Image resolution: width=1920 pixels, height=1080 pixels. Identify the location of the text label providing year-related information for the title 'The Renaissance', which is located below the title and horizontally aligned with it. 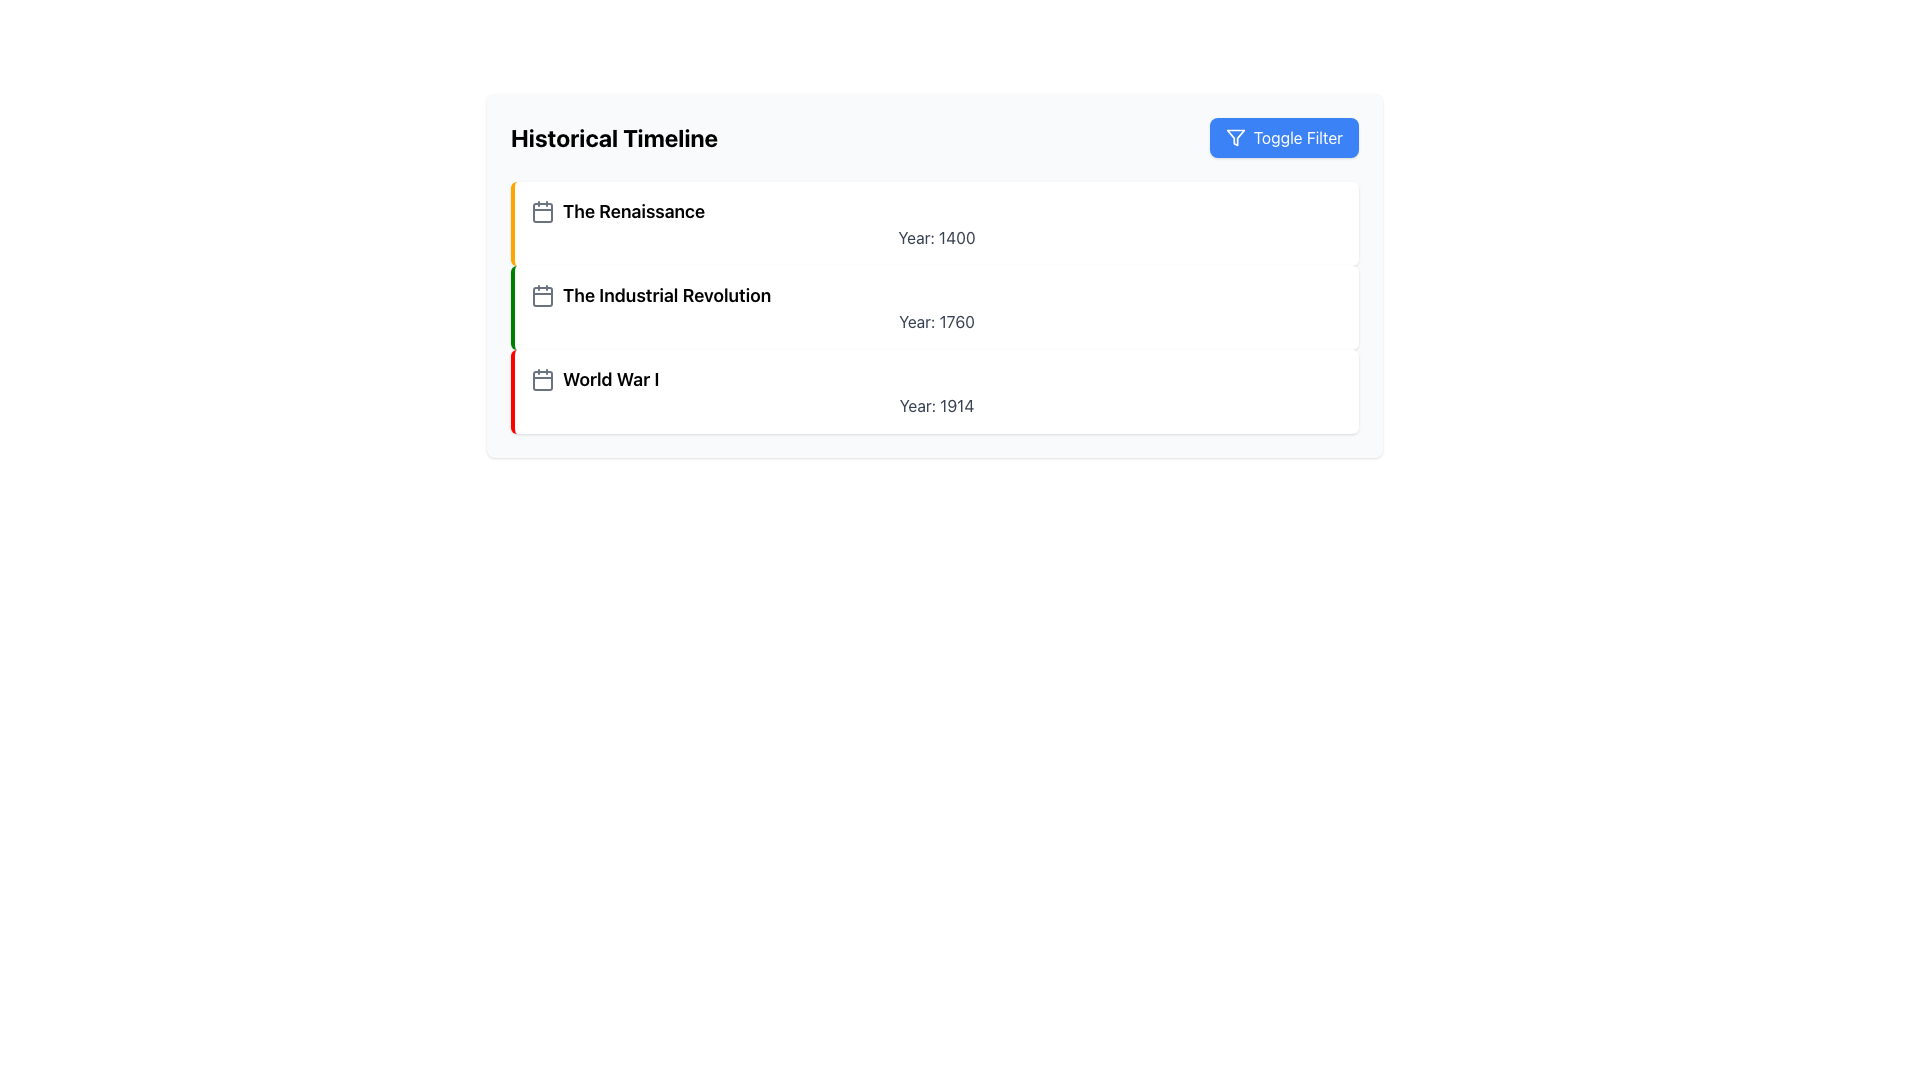
(935, 237).